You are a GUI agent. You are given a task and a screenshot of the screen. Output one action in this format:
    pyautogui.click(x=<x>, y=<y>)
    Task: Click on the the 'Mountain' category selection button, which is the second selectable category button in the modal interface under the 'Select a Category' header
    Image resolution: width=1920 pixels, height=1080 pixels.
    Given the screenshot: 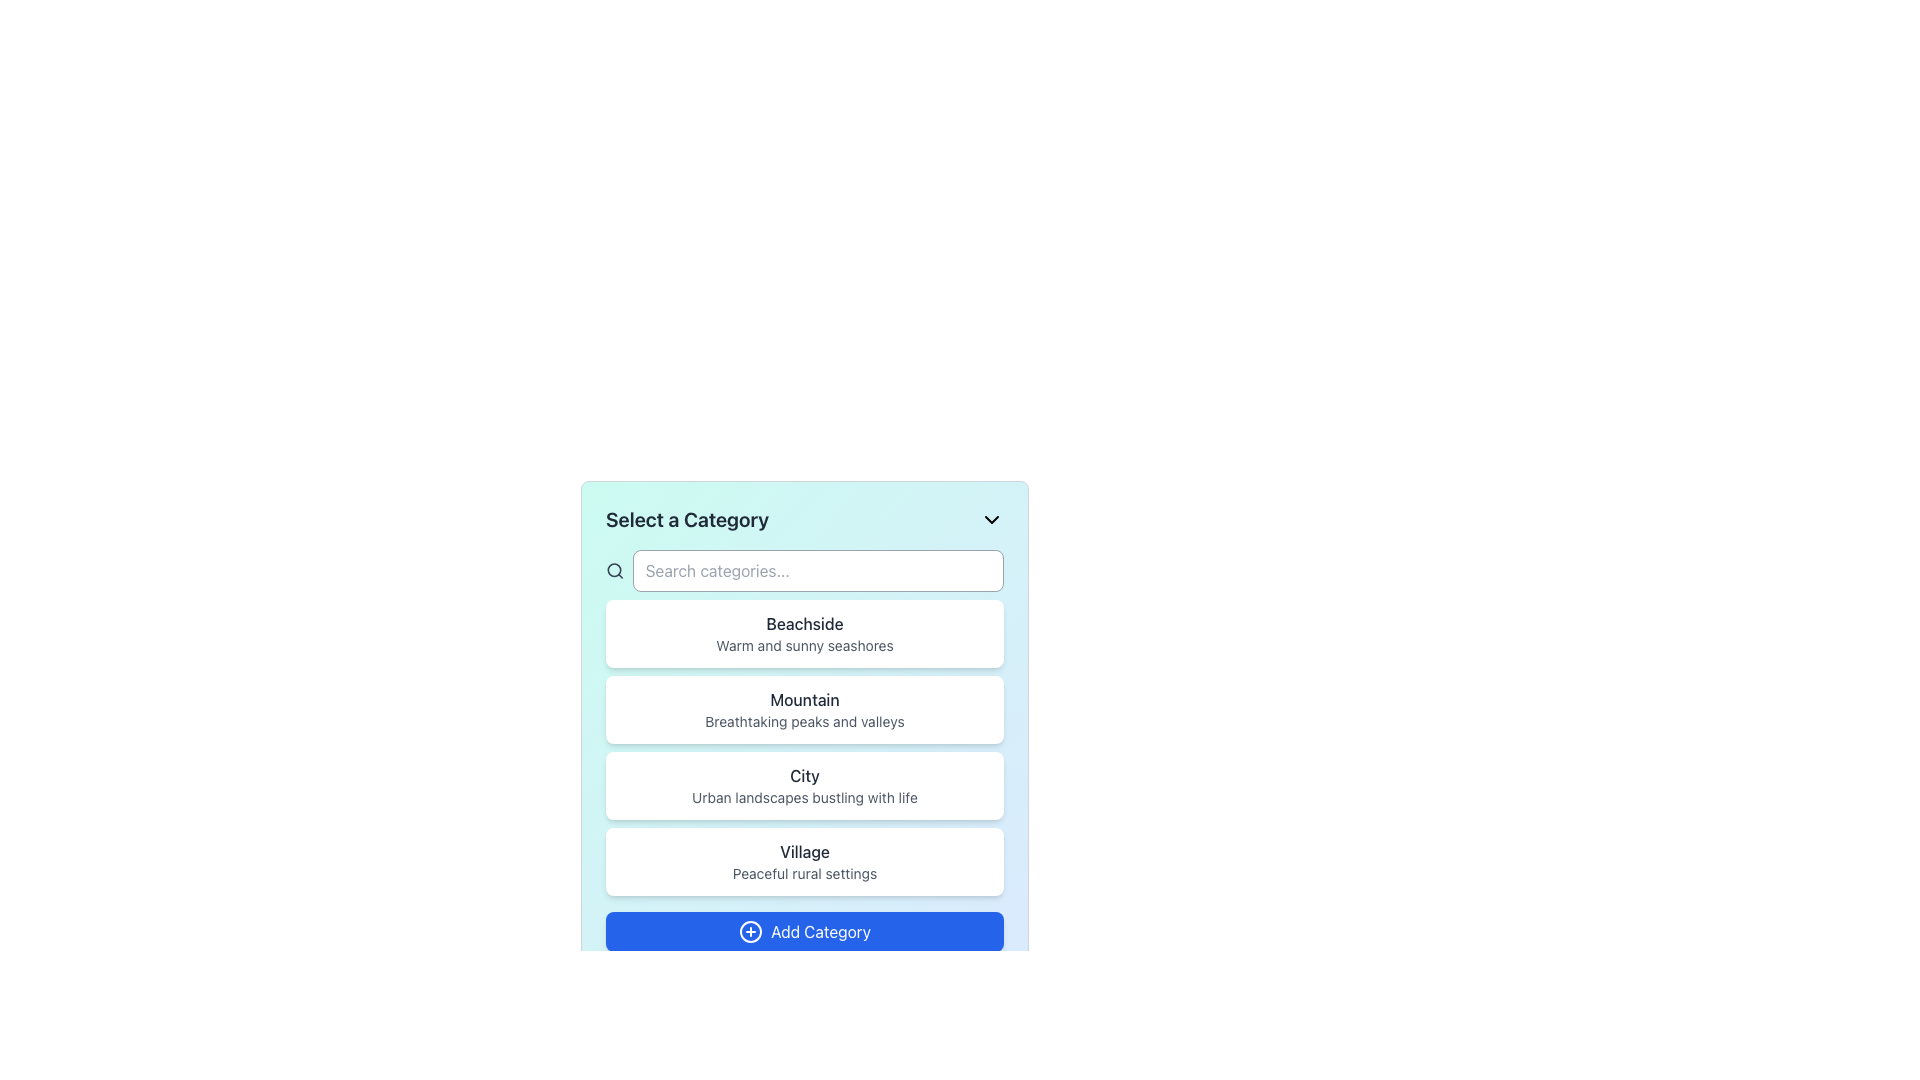 What is the action you would take?
    pyautogui.click(x=805, y=729)
    